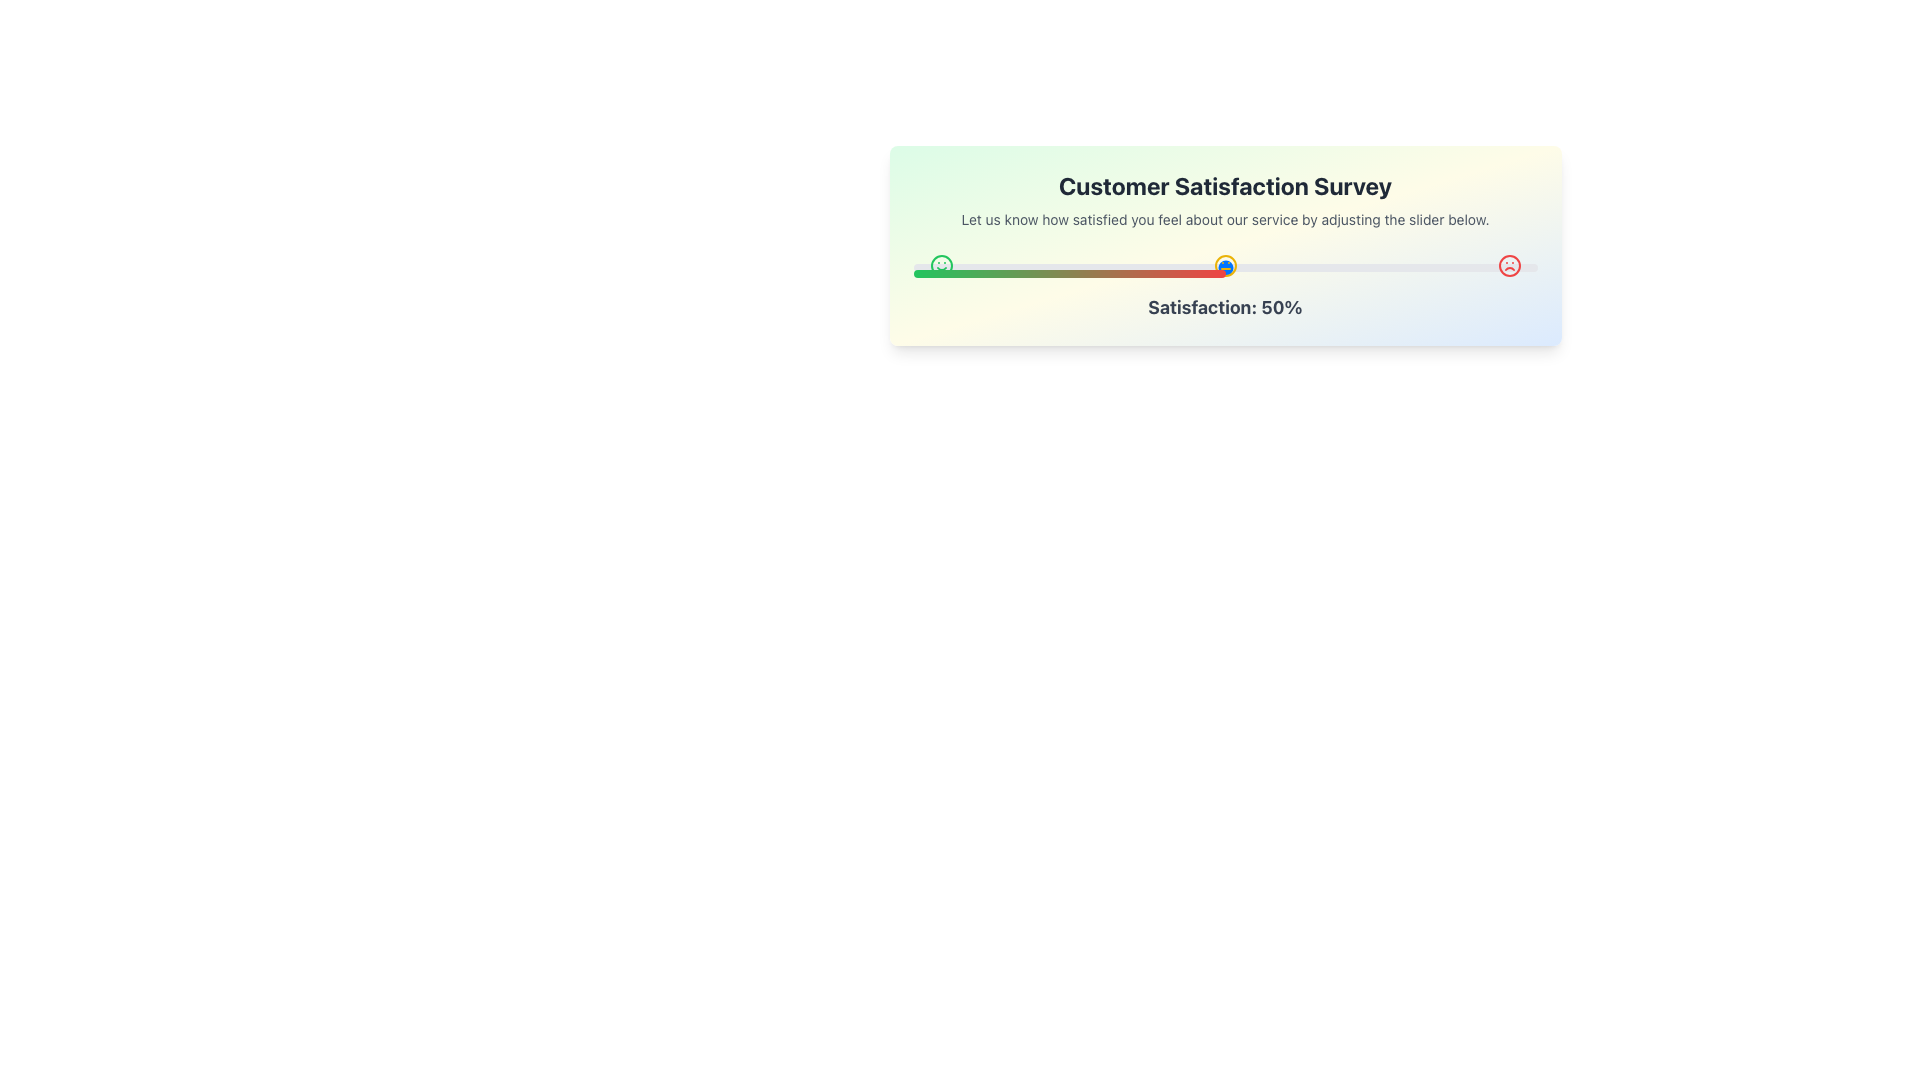 This screenshot has height=1080, width=1920. What do you see at coordinates (1493, 266) in the screenshot?
I see `customer satisfaction level` at bounding box center [1493, 266].